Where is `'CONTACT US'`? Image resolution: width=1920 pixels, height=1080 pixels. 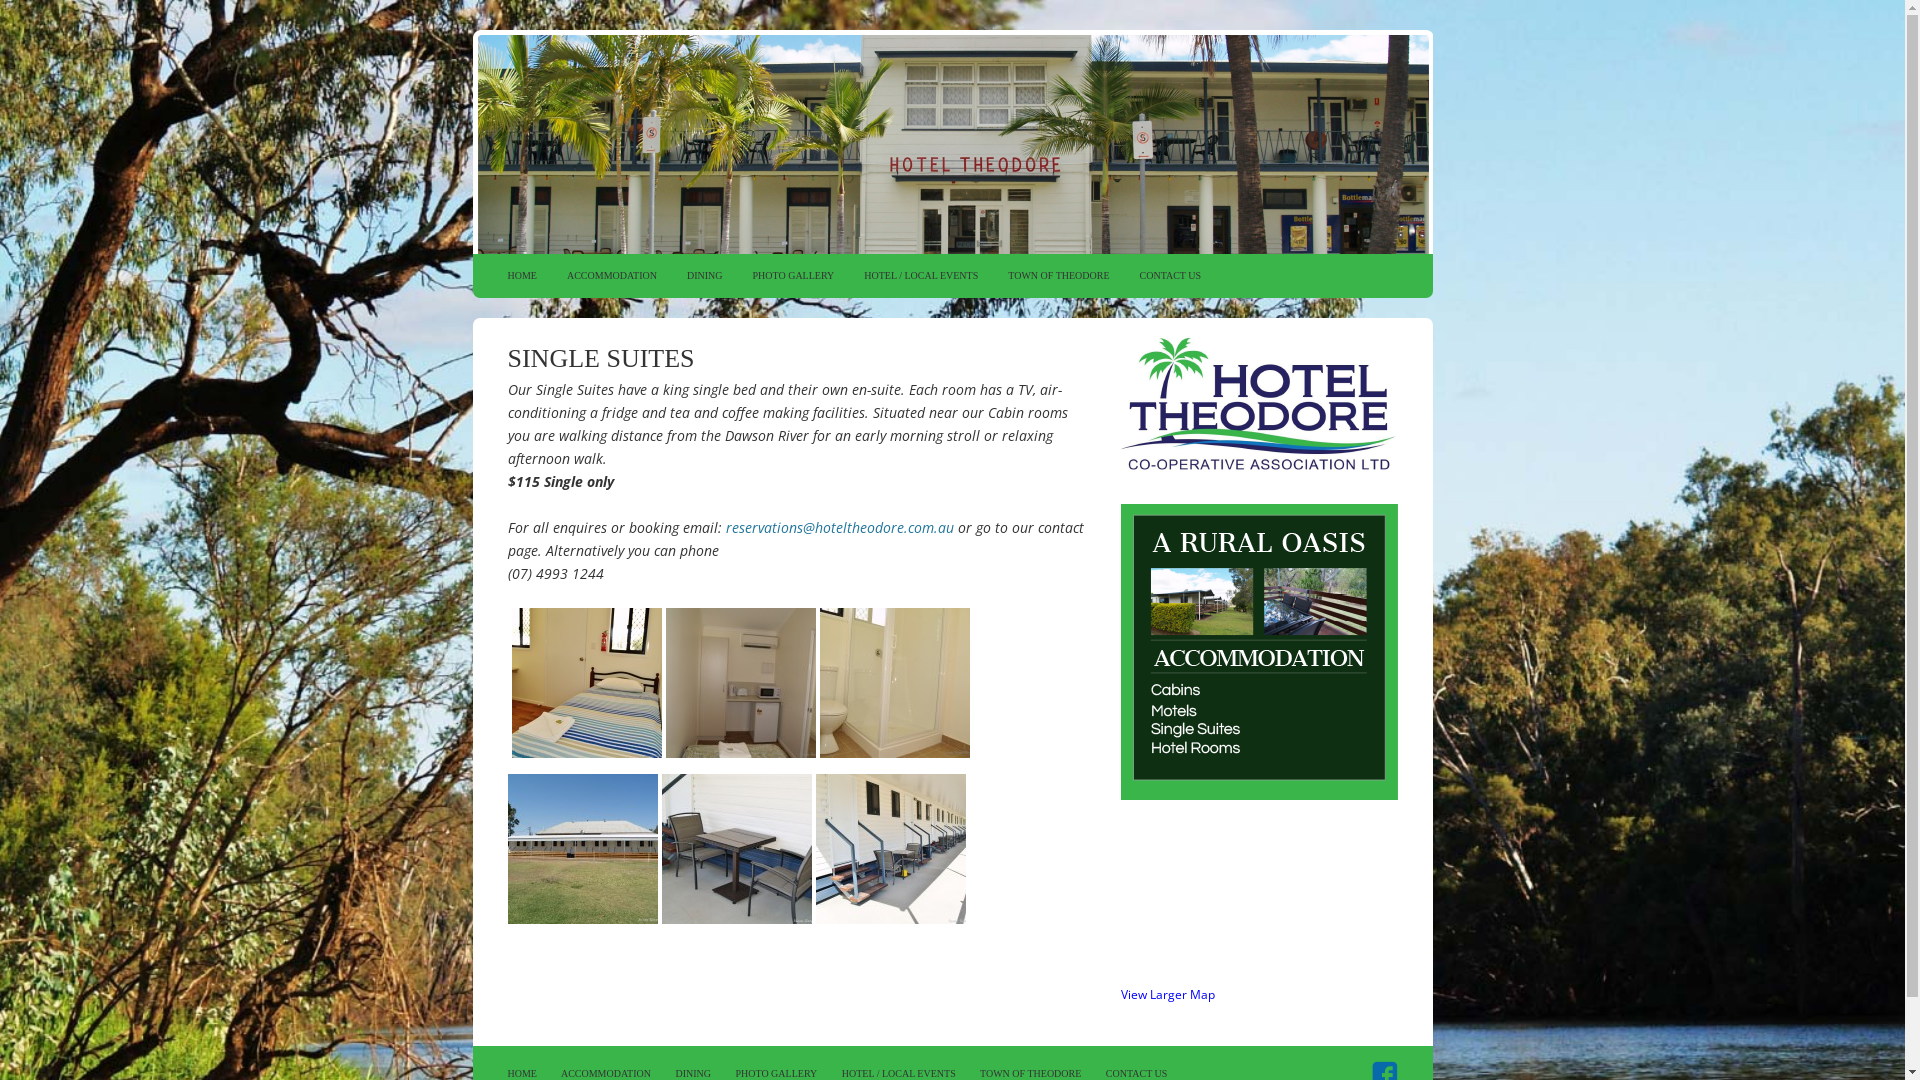
'CONTACT US' is located at coordinates (1137, 1072).